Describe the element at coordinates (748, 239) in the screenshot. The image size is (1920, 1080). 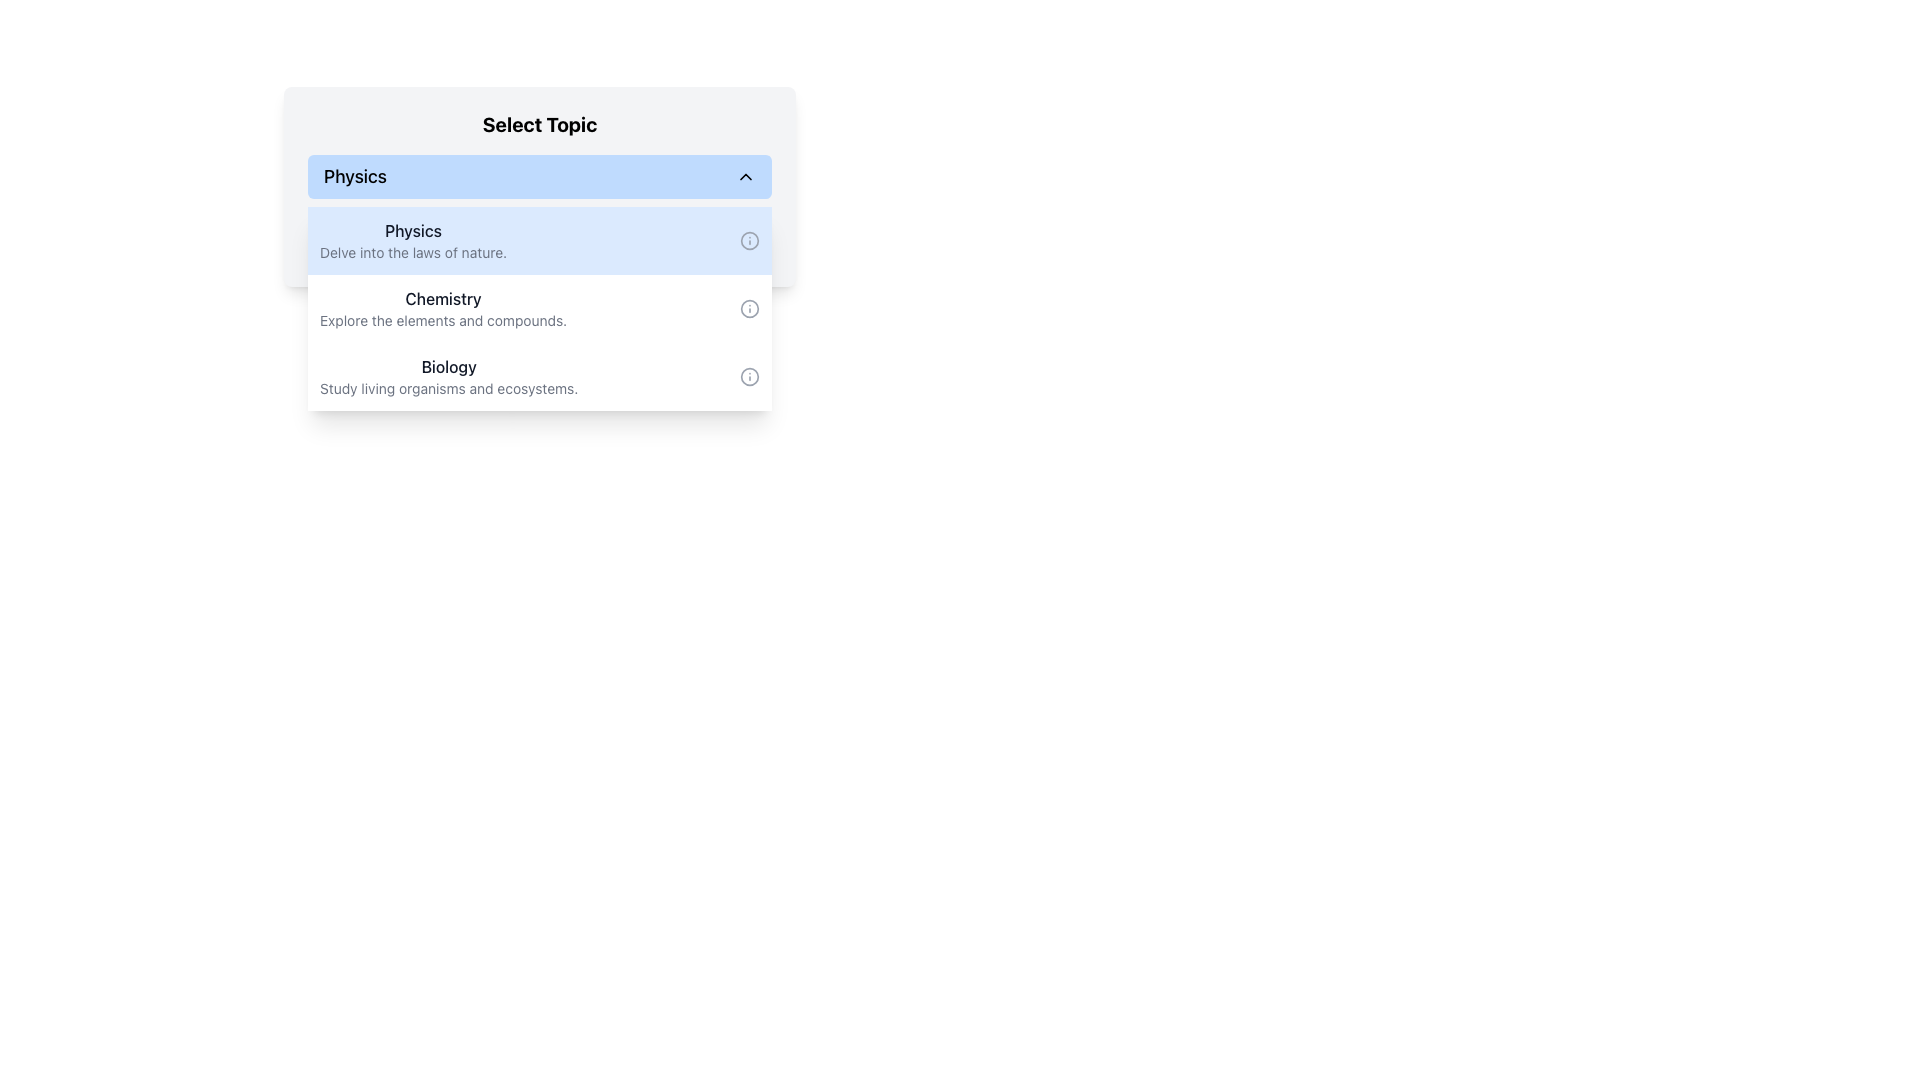
I see `the circular icon with a thin gray border and a transparent center located at the right end of the 'Physics' row` at that location.